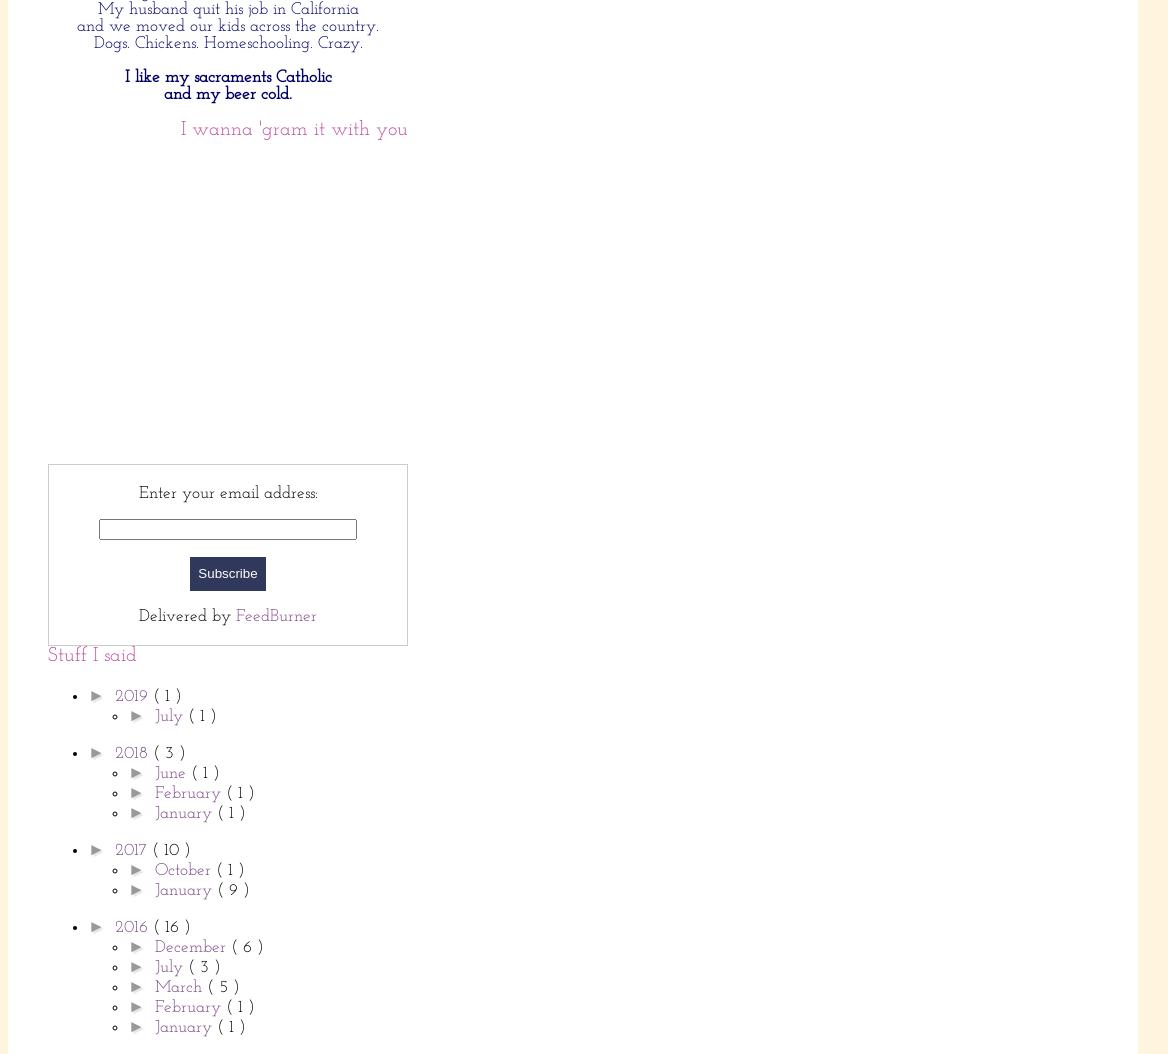  Describe the element at coordinates (170, 849) in the screenshot. I see `'(
                10
                )'` at that location.